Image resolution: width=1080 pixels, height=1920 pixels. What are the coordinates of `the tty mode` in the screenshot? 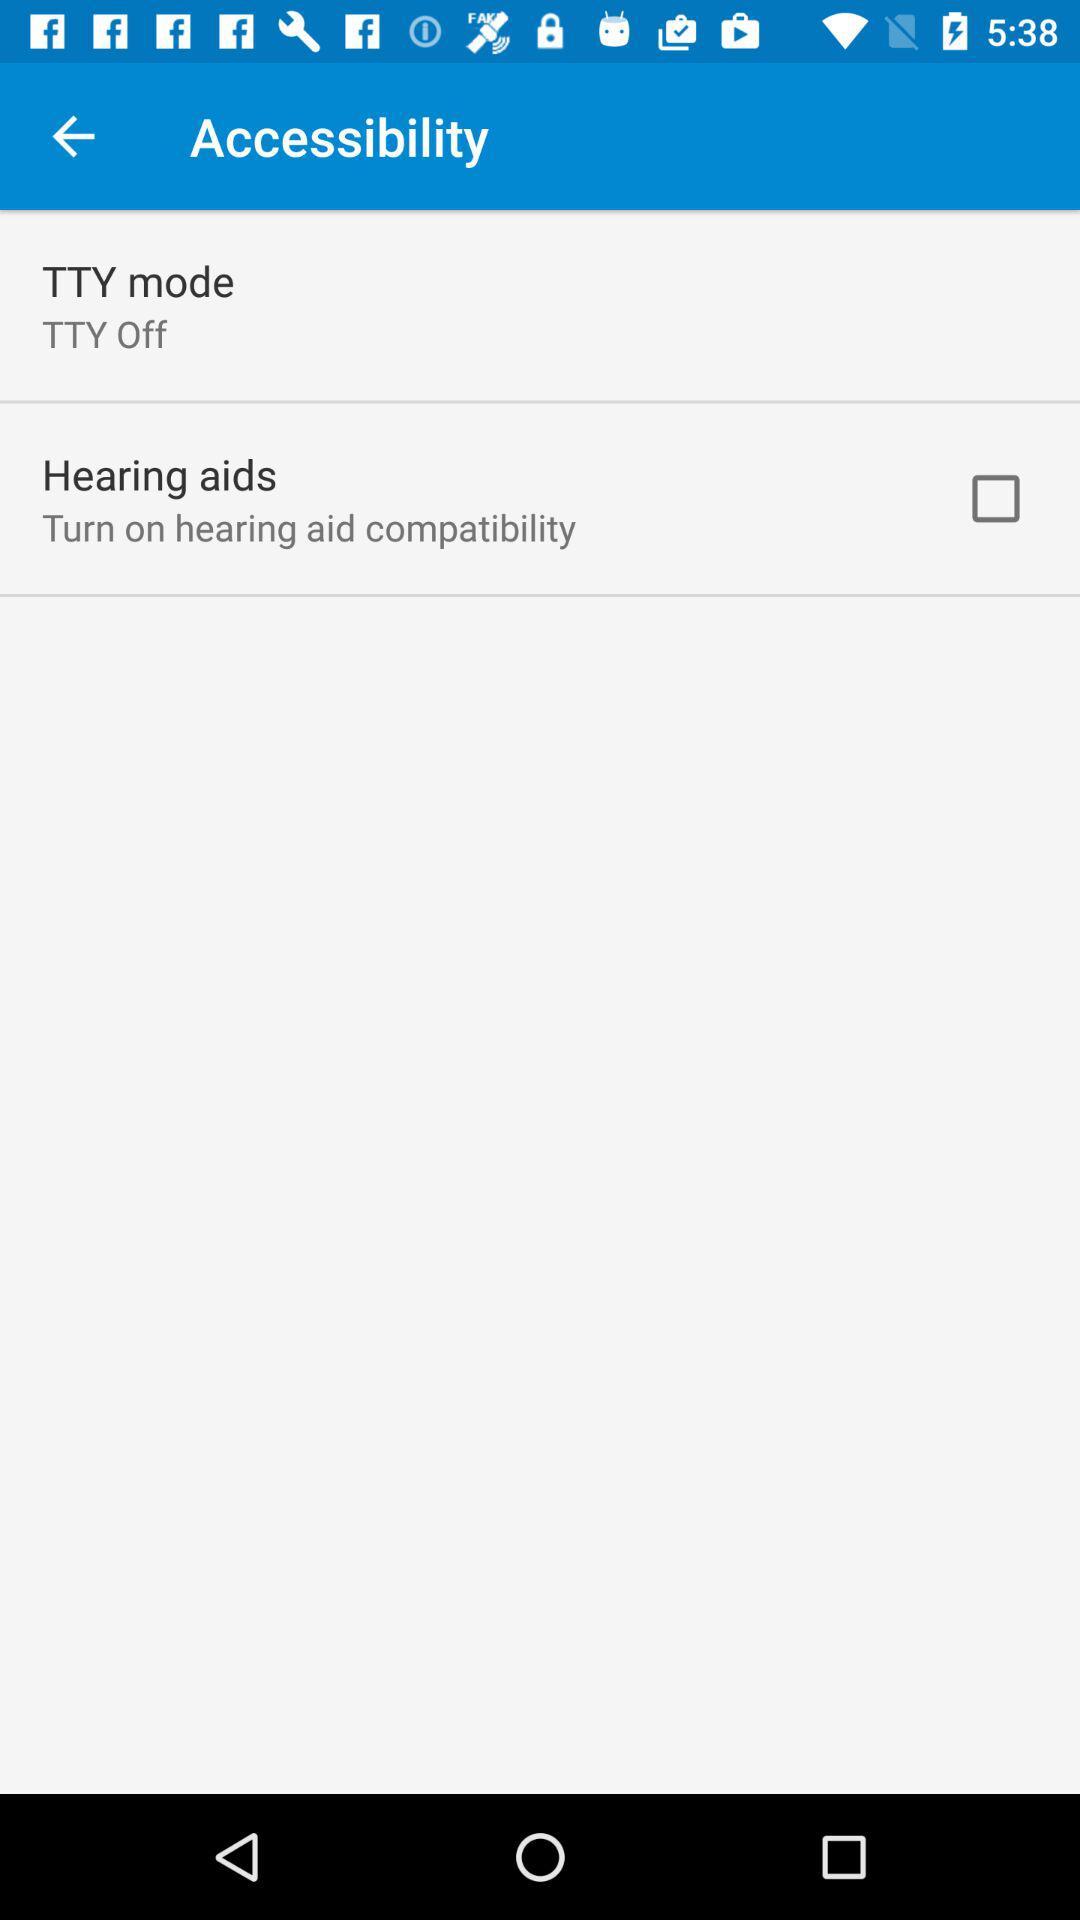 It's located at (137, 279).